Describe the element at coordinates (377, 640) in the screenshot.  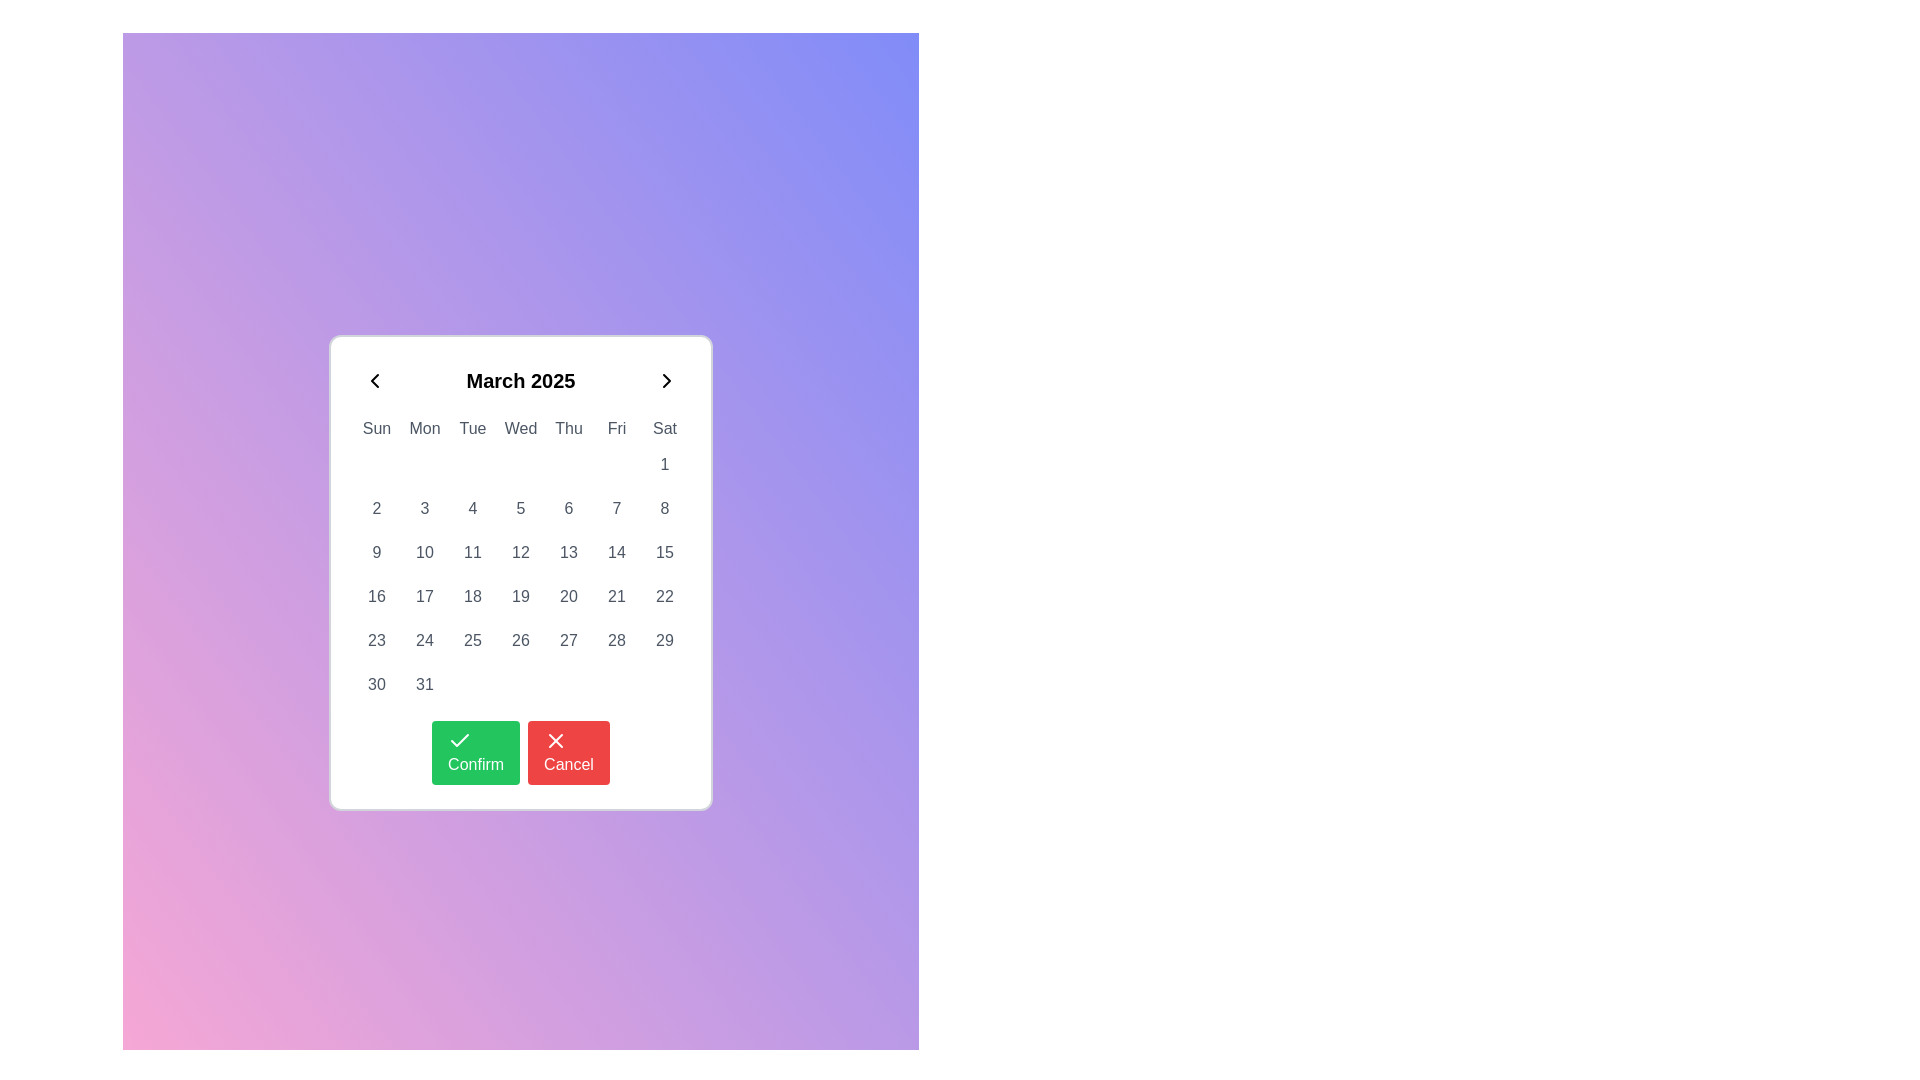
I see `the button representing the 23rd day in the calendar month located in the sixth row and first column under the 'Sun' header` at that location.